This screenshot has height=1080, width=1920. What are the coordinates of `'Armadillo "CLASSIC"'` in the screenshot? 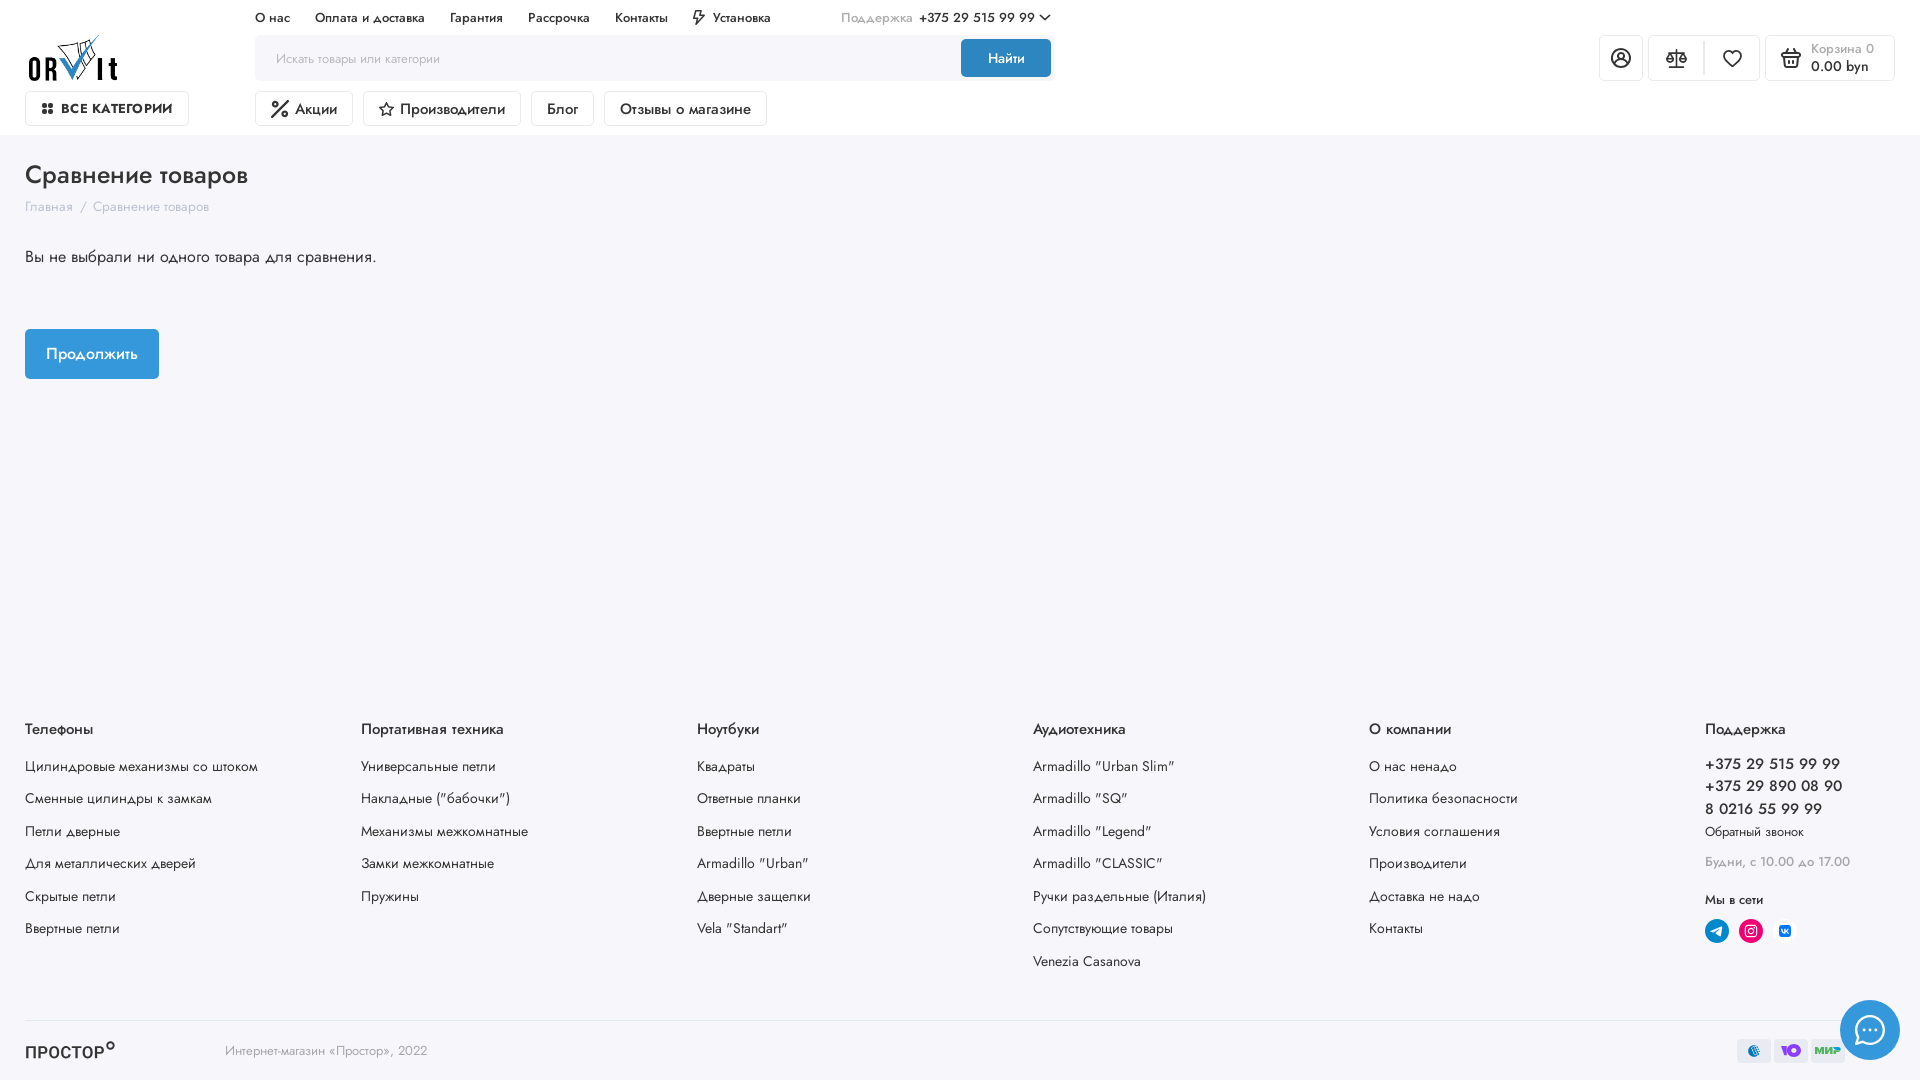 It's located at (1097, 862).